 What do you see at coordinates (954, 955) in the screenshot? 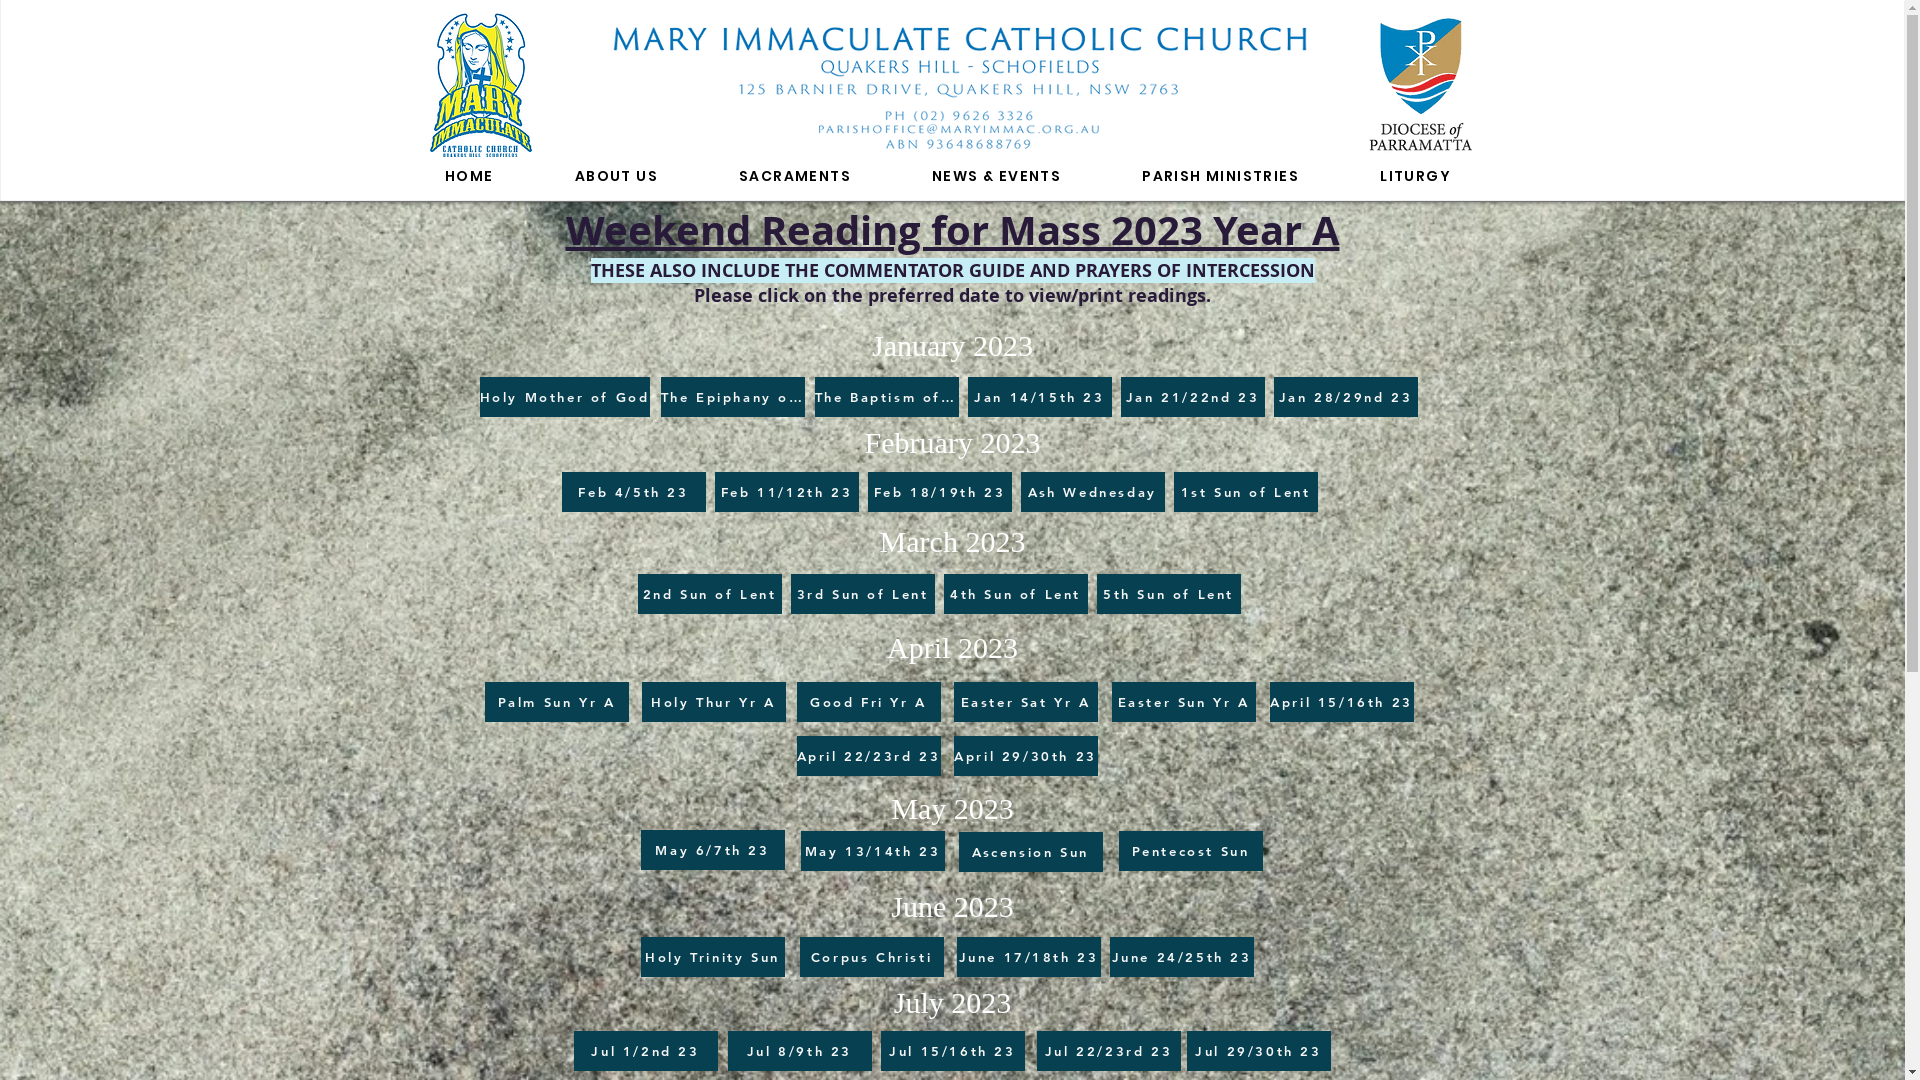
I see `'June 17/18th 23'` at bounding box center [954, 955].